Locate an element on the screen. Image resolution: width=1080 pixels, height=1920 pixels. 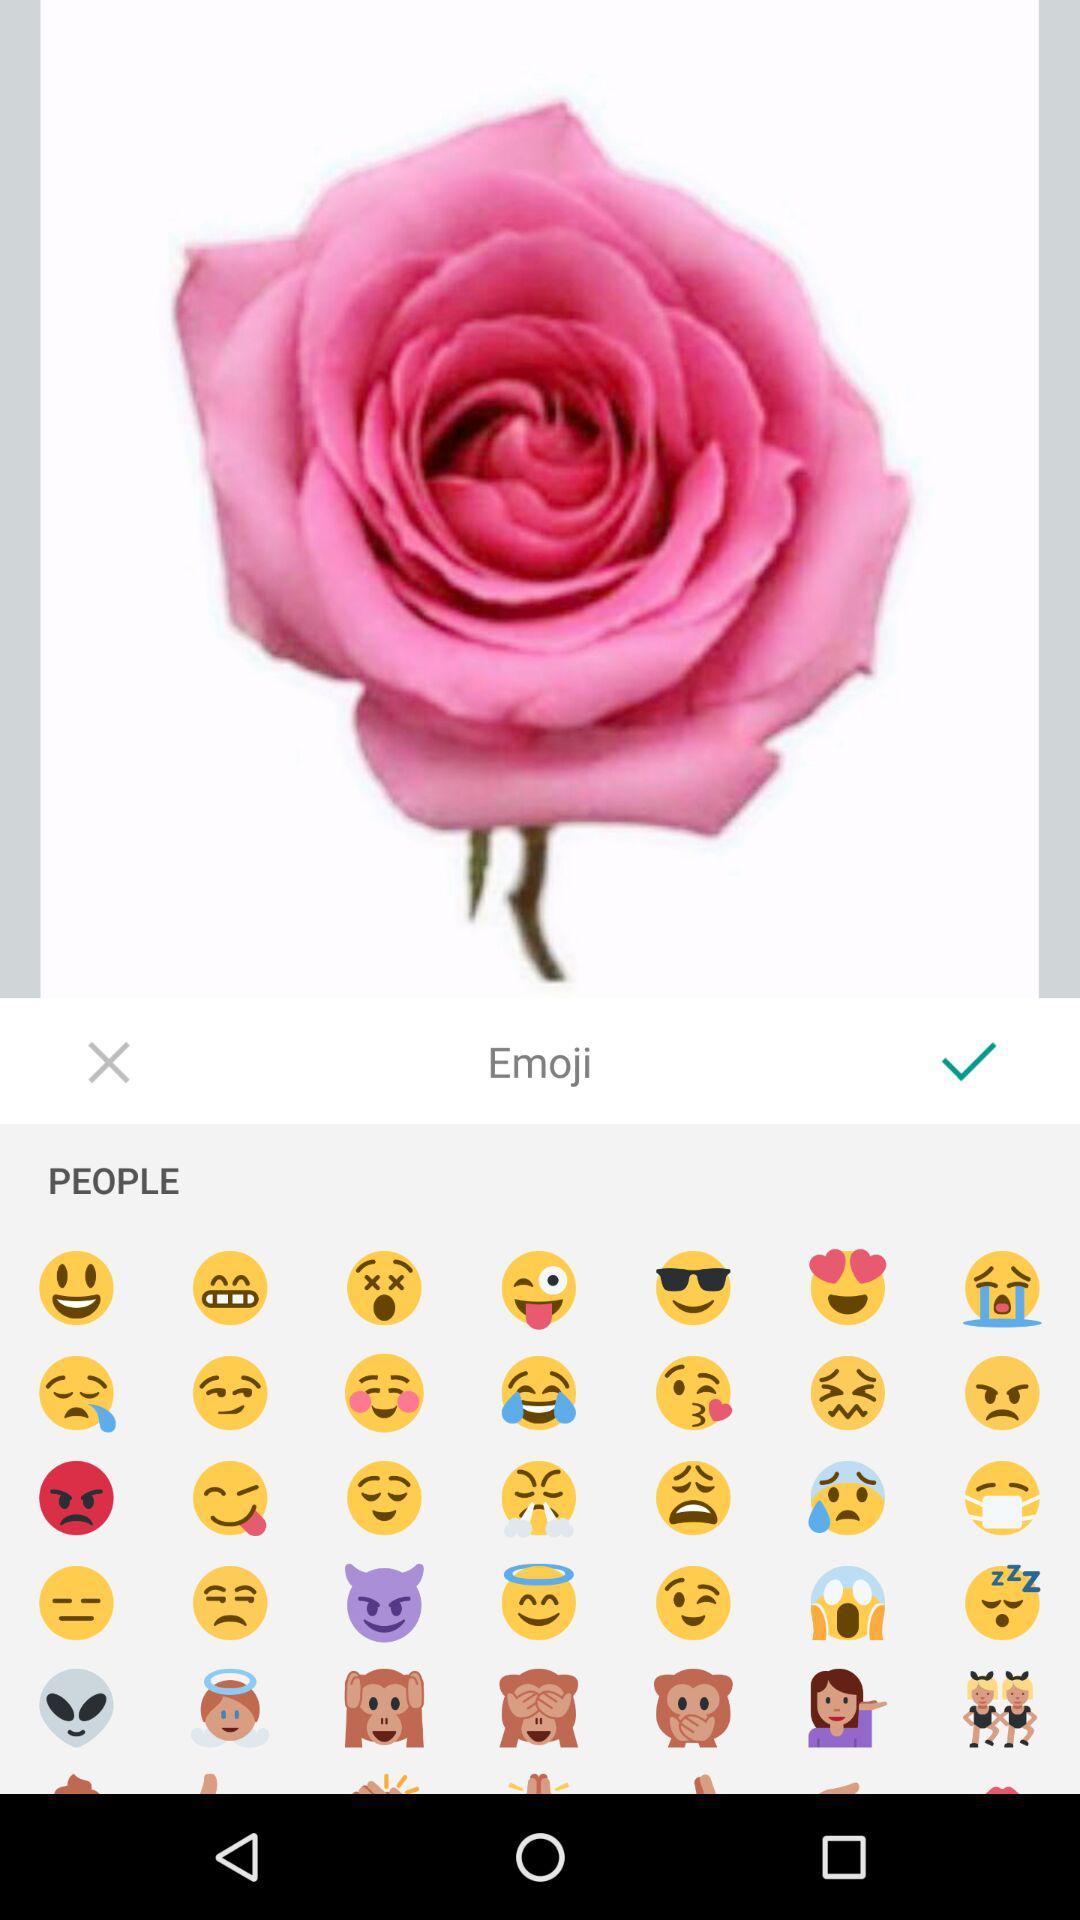
sad sniffle emoji is located at coordinates (75, 1392).